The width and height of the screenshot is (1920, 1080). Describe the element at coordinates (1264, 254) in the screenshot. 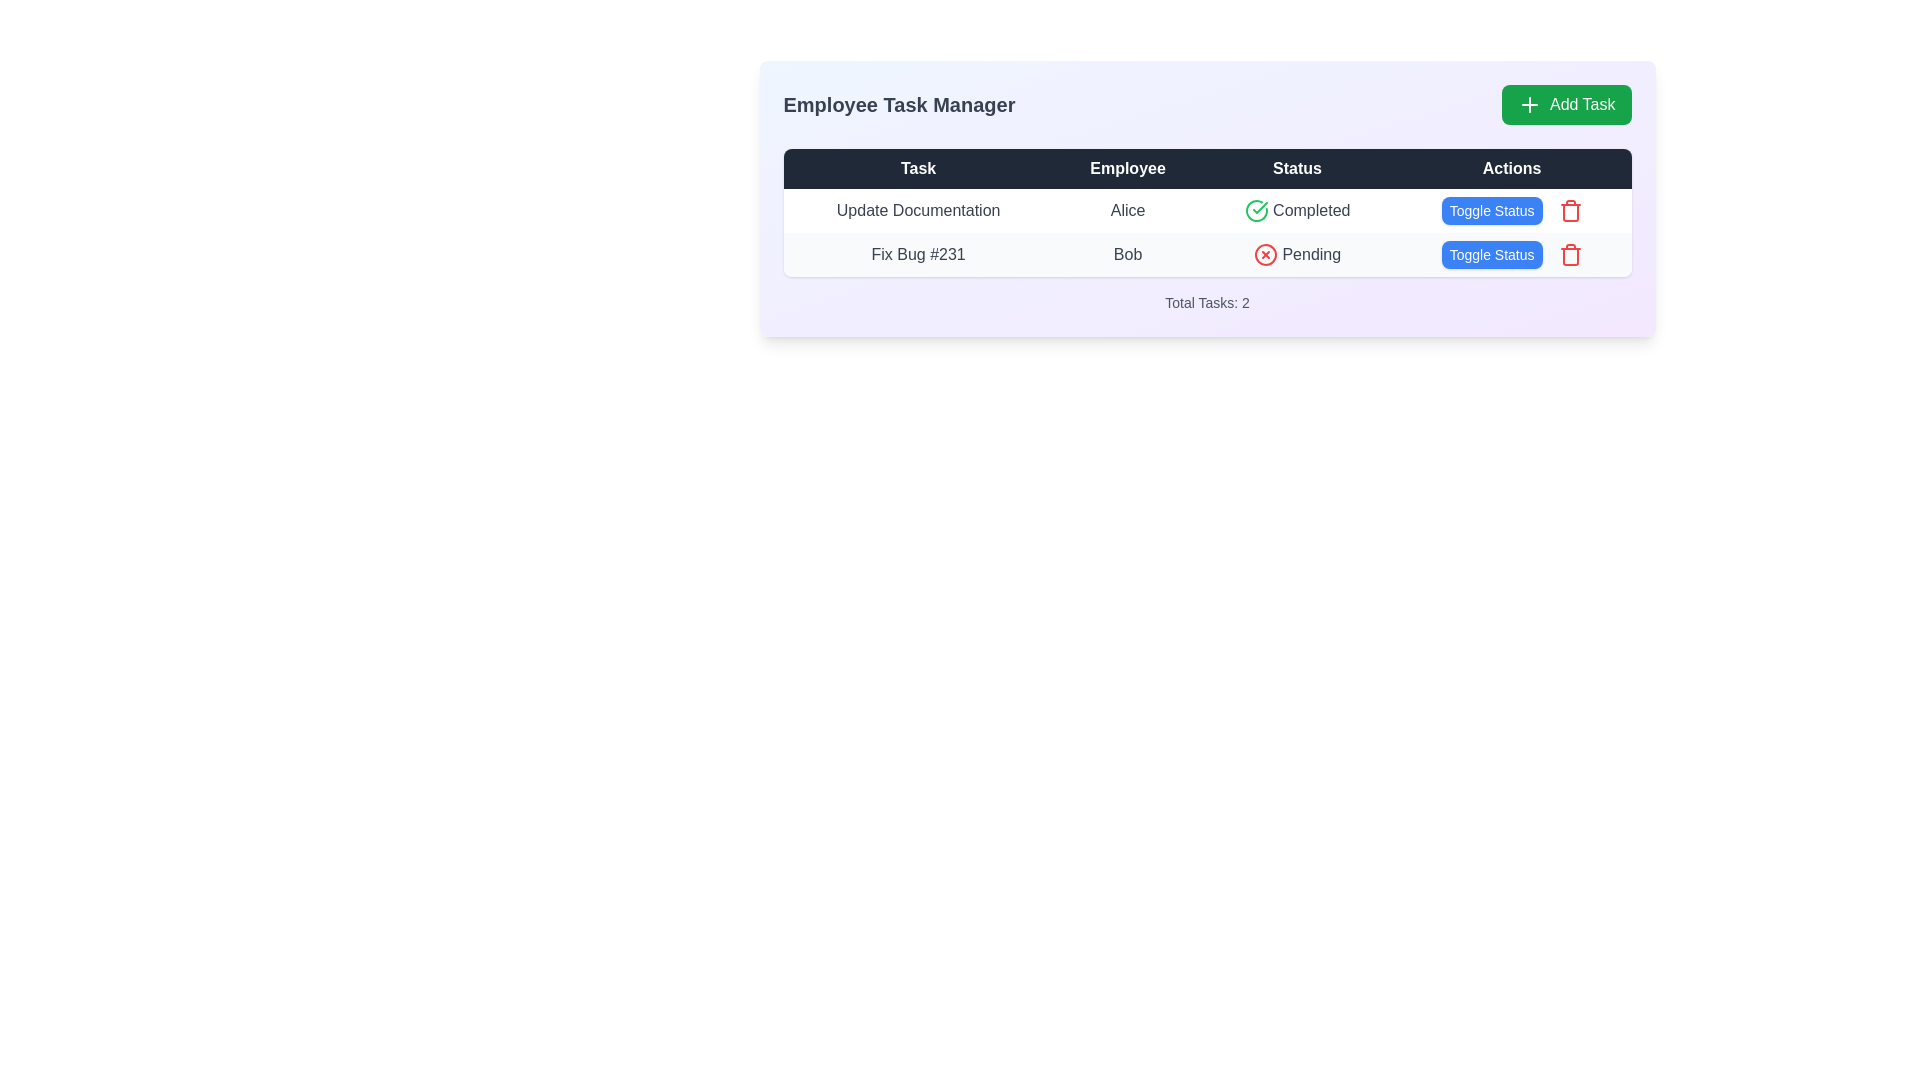

I see `the circular red 'X' icon located in the 'Status' column of the second row beside the text 'Pending'` at that location.